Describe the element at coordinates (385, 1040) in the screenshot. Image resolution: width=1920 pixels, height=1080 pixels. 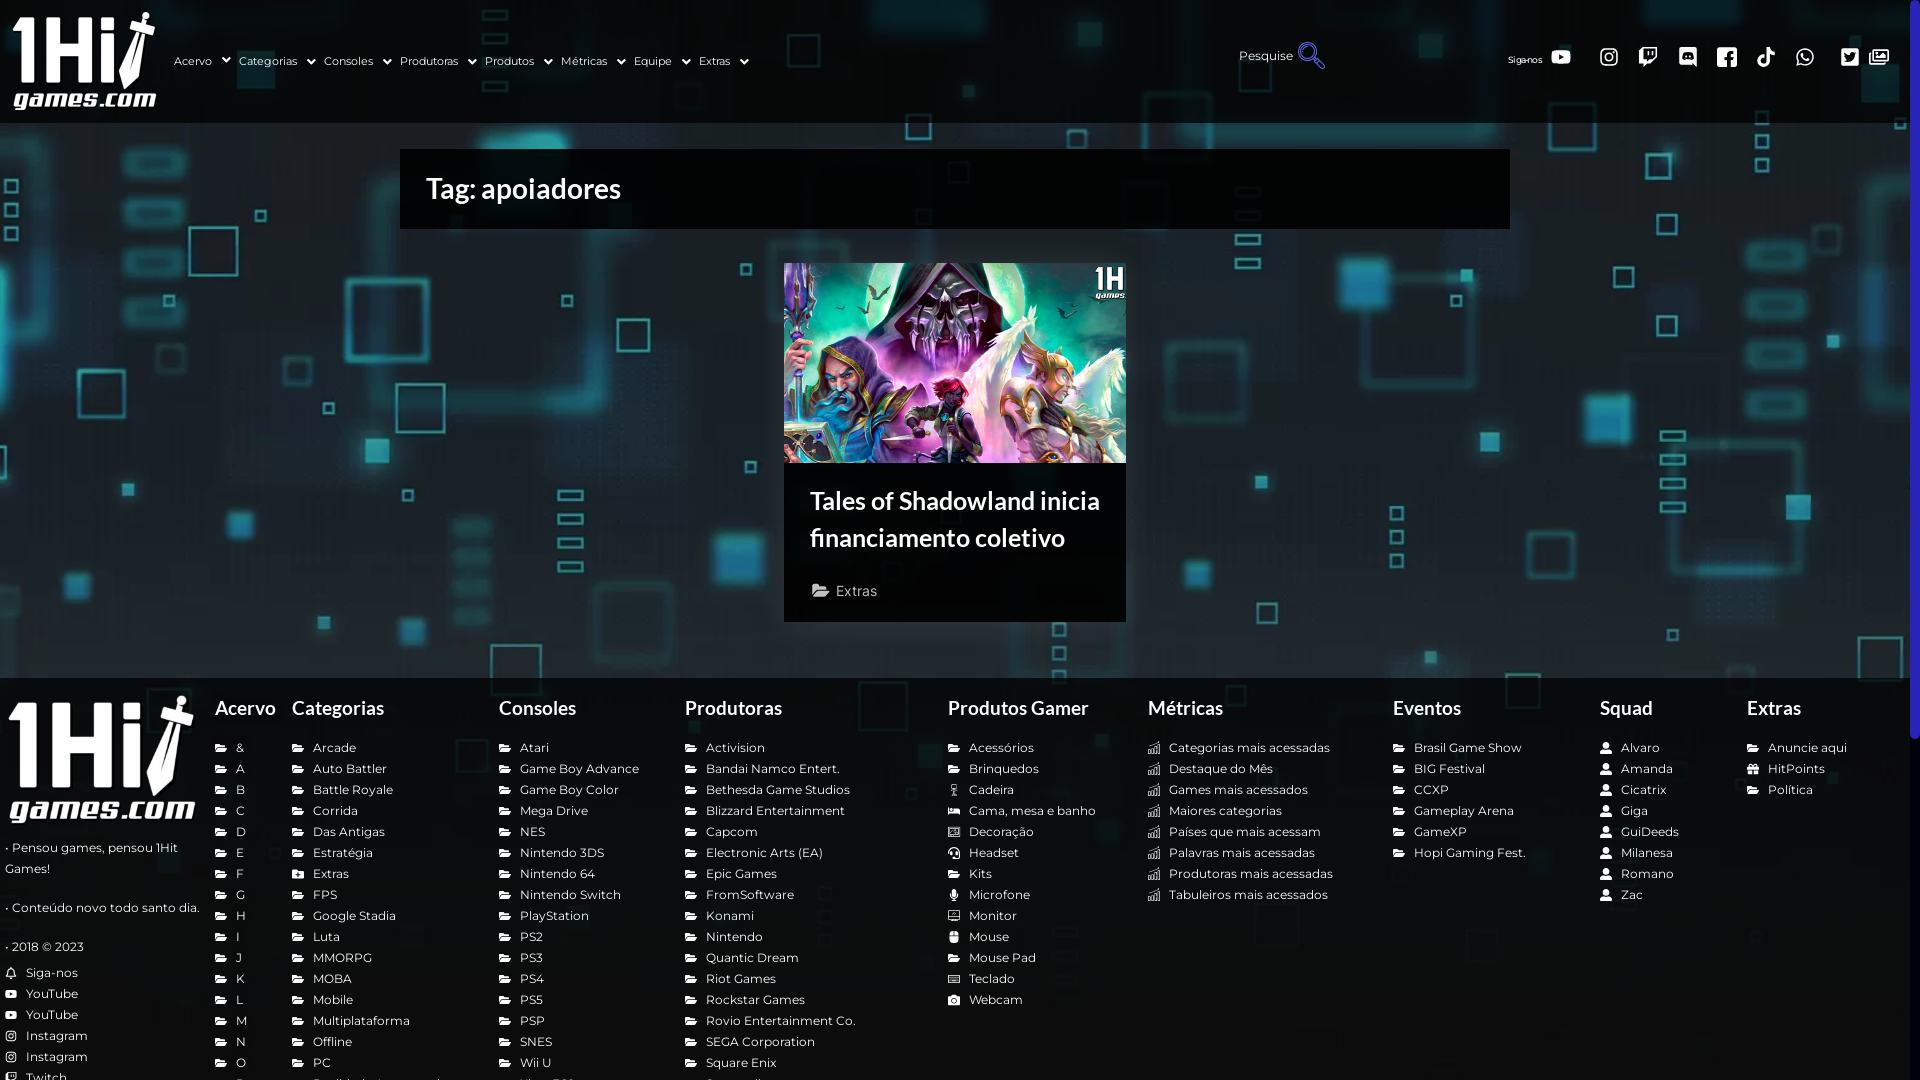
I see `'Offline'` at that location.